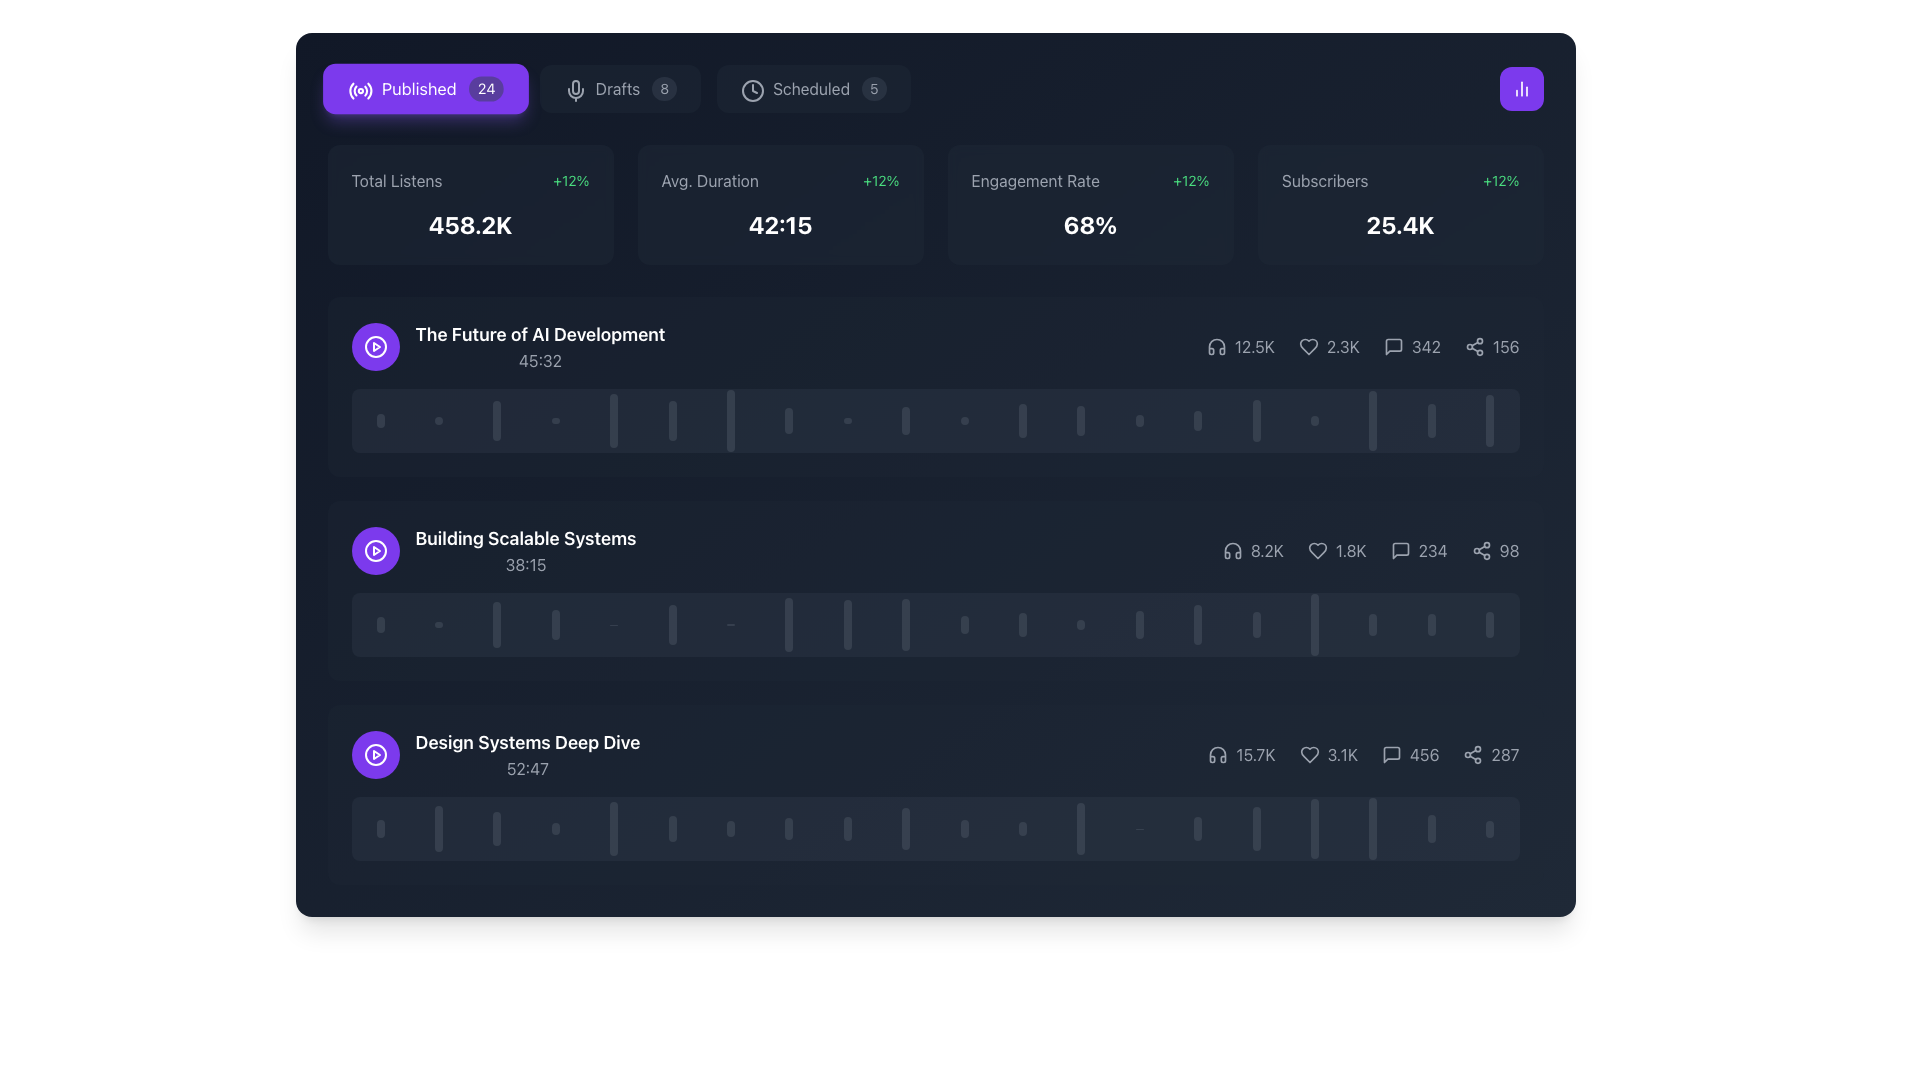 The image size is (1920, 1080). What do you see at coordinates (1342, 755) in the screenshot?
I see `text value displayed in the count label located to the right of the heart-shaped icon, indicating likes or interactions` at bounding box center [1342, 755].